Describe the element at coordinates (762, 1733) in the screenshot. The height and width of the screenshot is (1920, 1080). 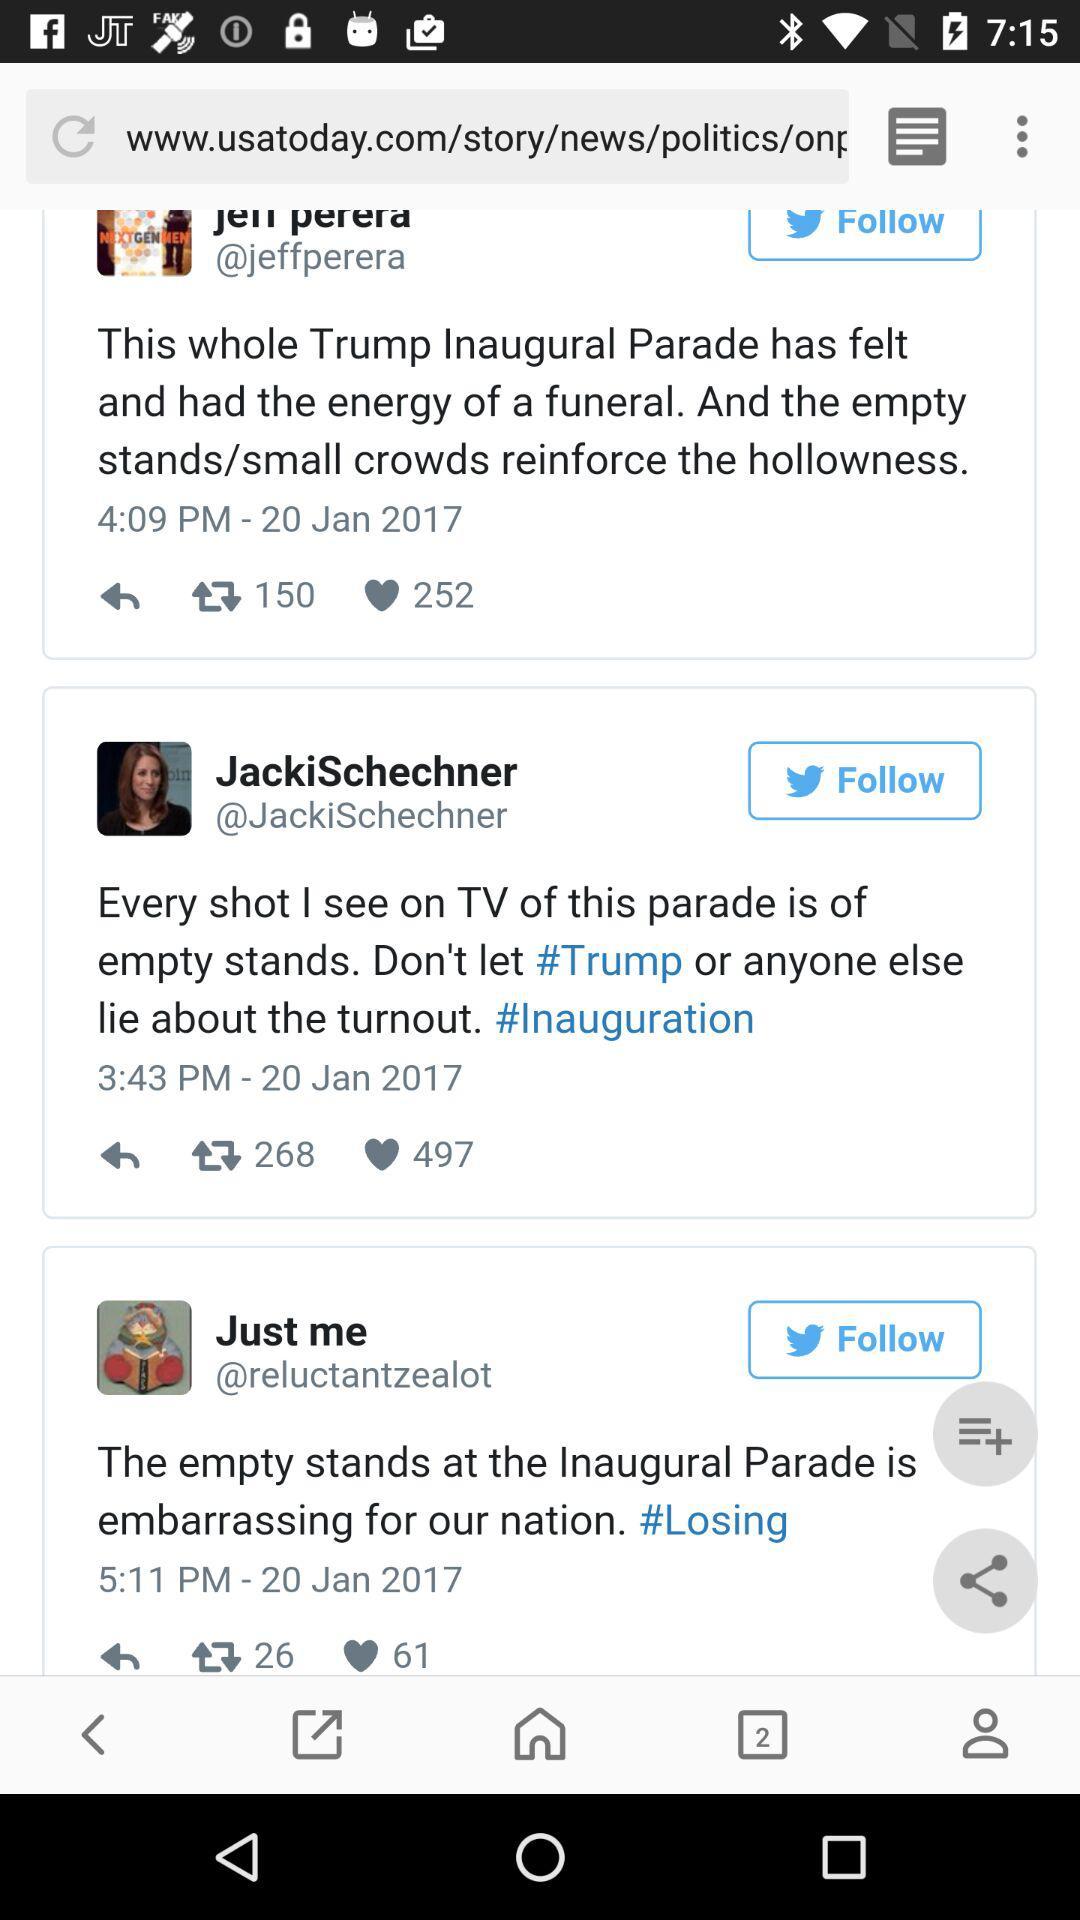
I see `the wallpaper icon` at that location.